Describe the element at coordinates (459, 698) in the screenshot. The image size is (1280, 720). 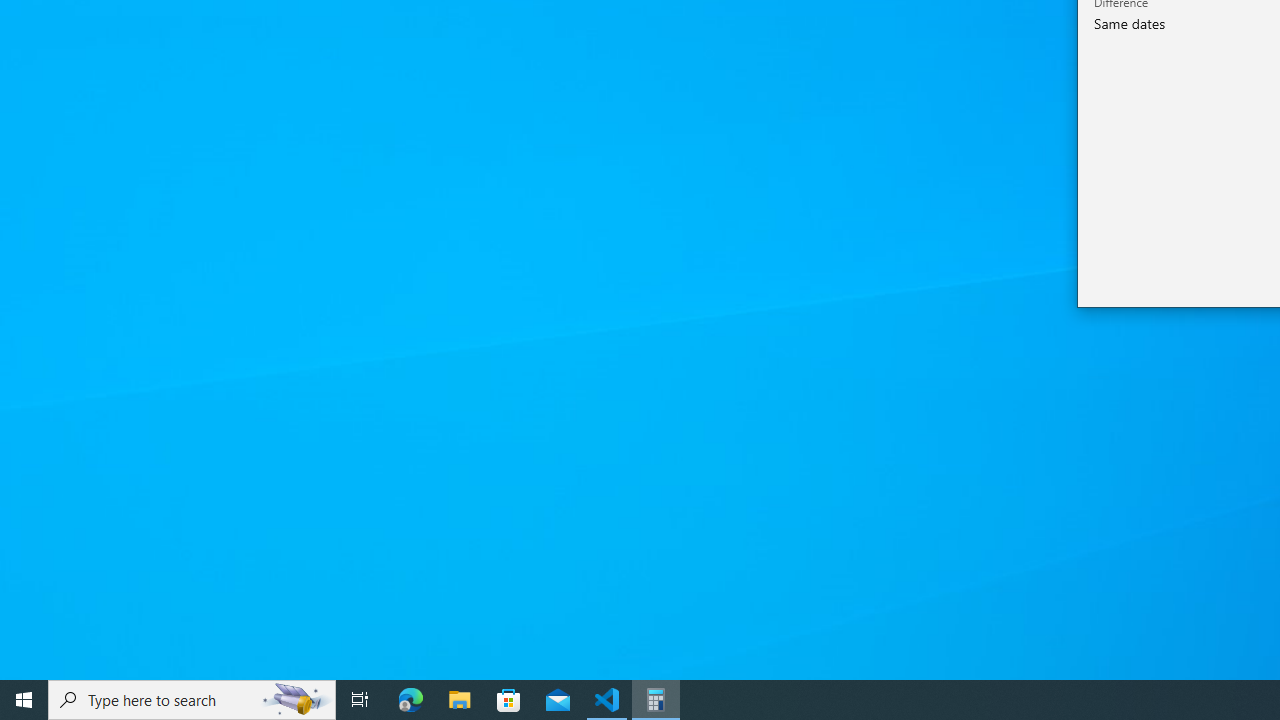
I see `'File Explorer'` at that location.